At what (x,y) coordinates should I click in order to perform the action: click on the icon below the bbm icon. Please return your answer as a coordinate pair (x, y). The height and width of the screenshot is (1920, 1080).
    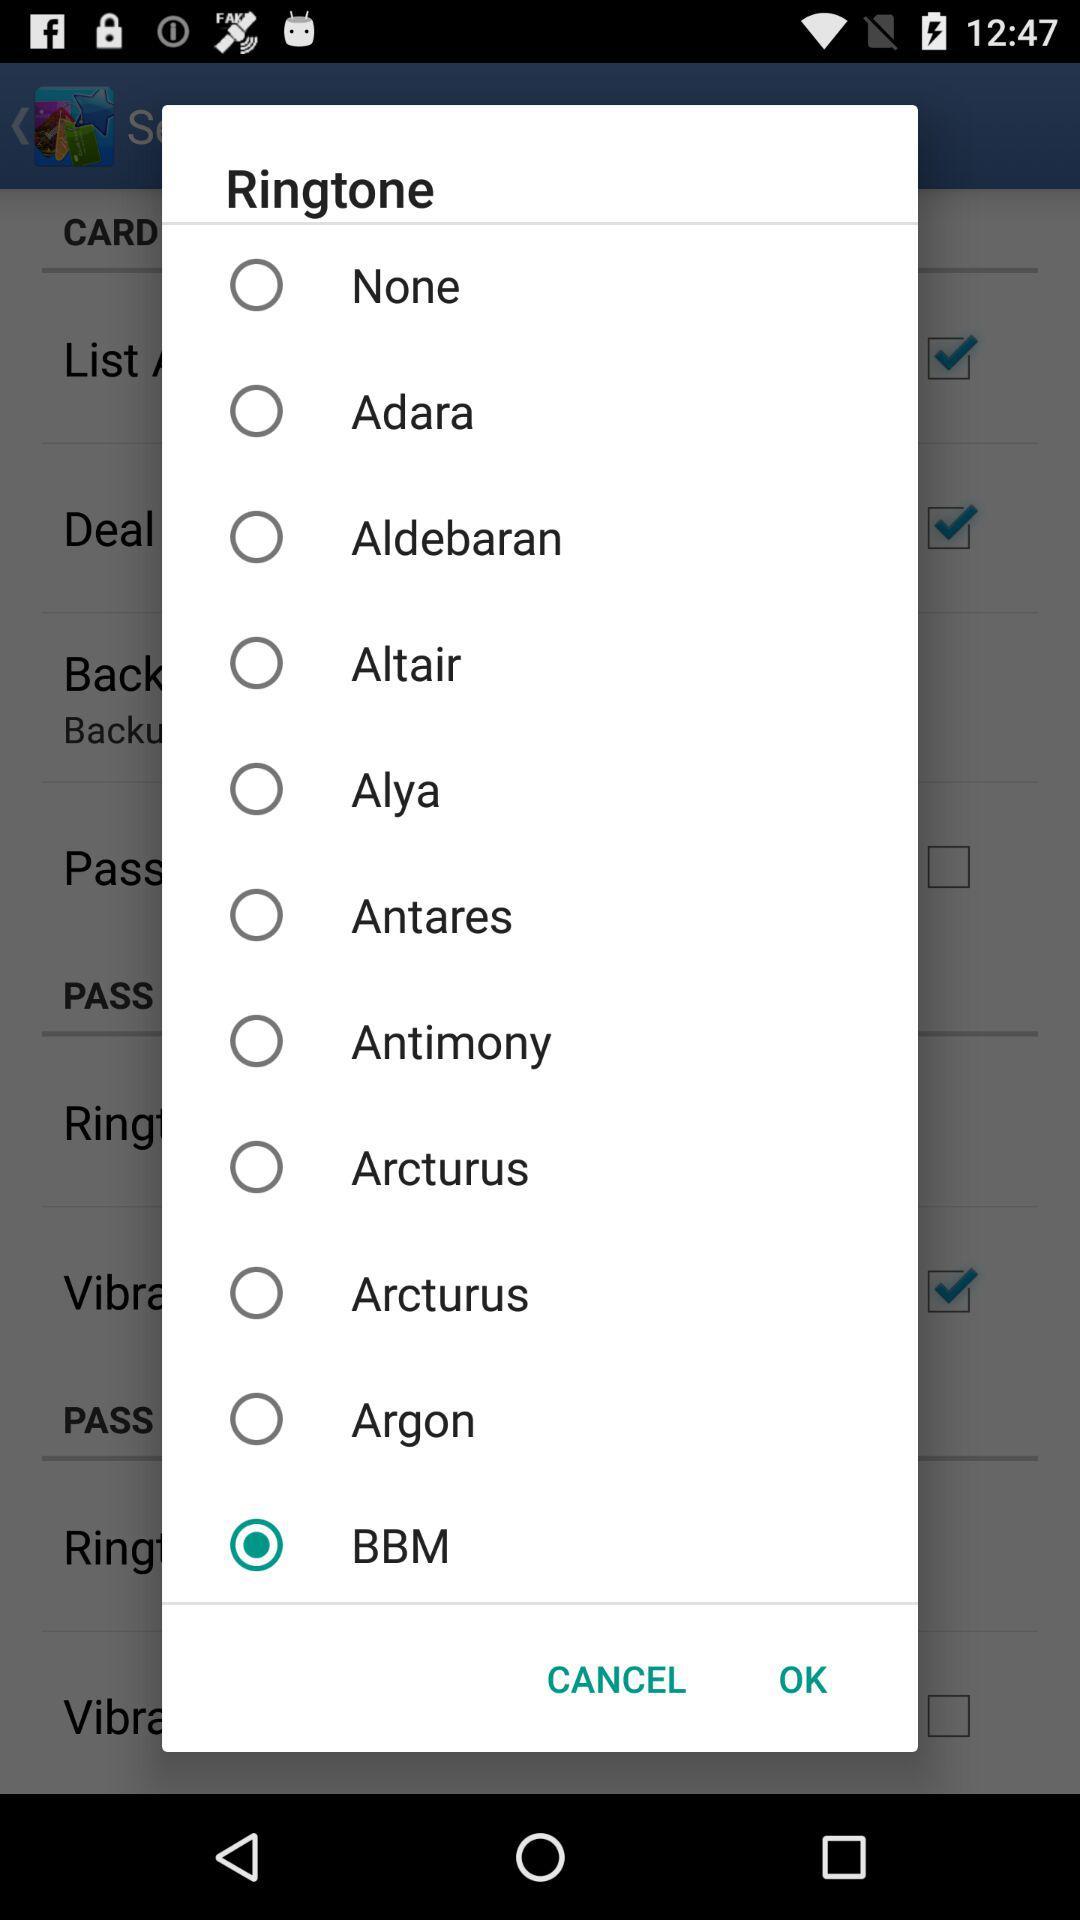
    Looking at the image, I should click on (801, 1678).